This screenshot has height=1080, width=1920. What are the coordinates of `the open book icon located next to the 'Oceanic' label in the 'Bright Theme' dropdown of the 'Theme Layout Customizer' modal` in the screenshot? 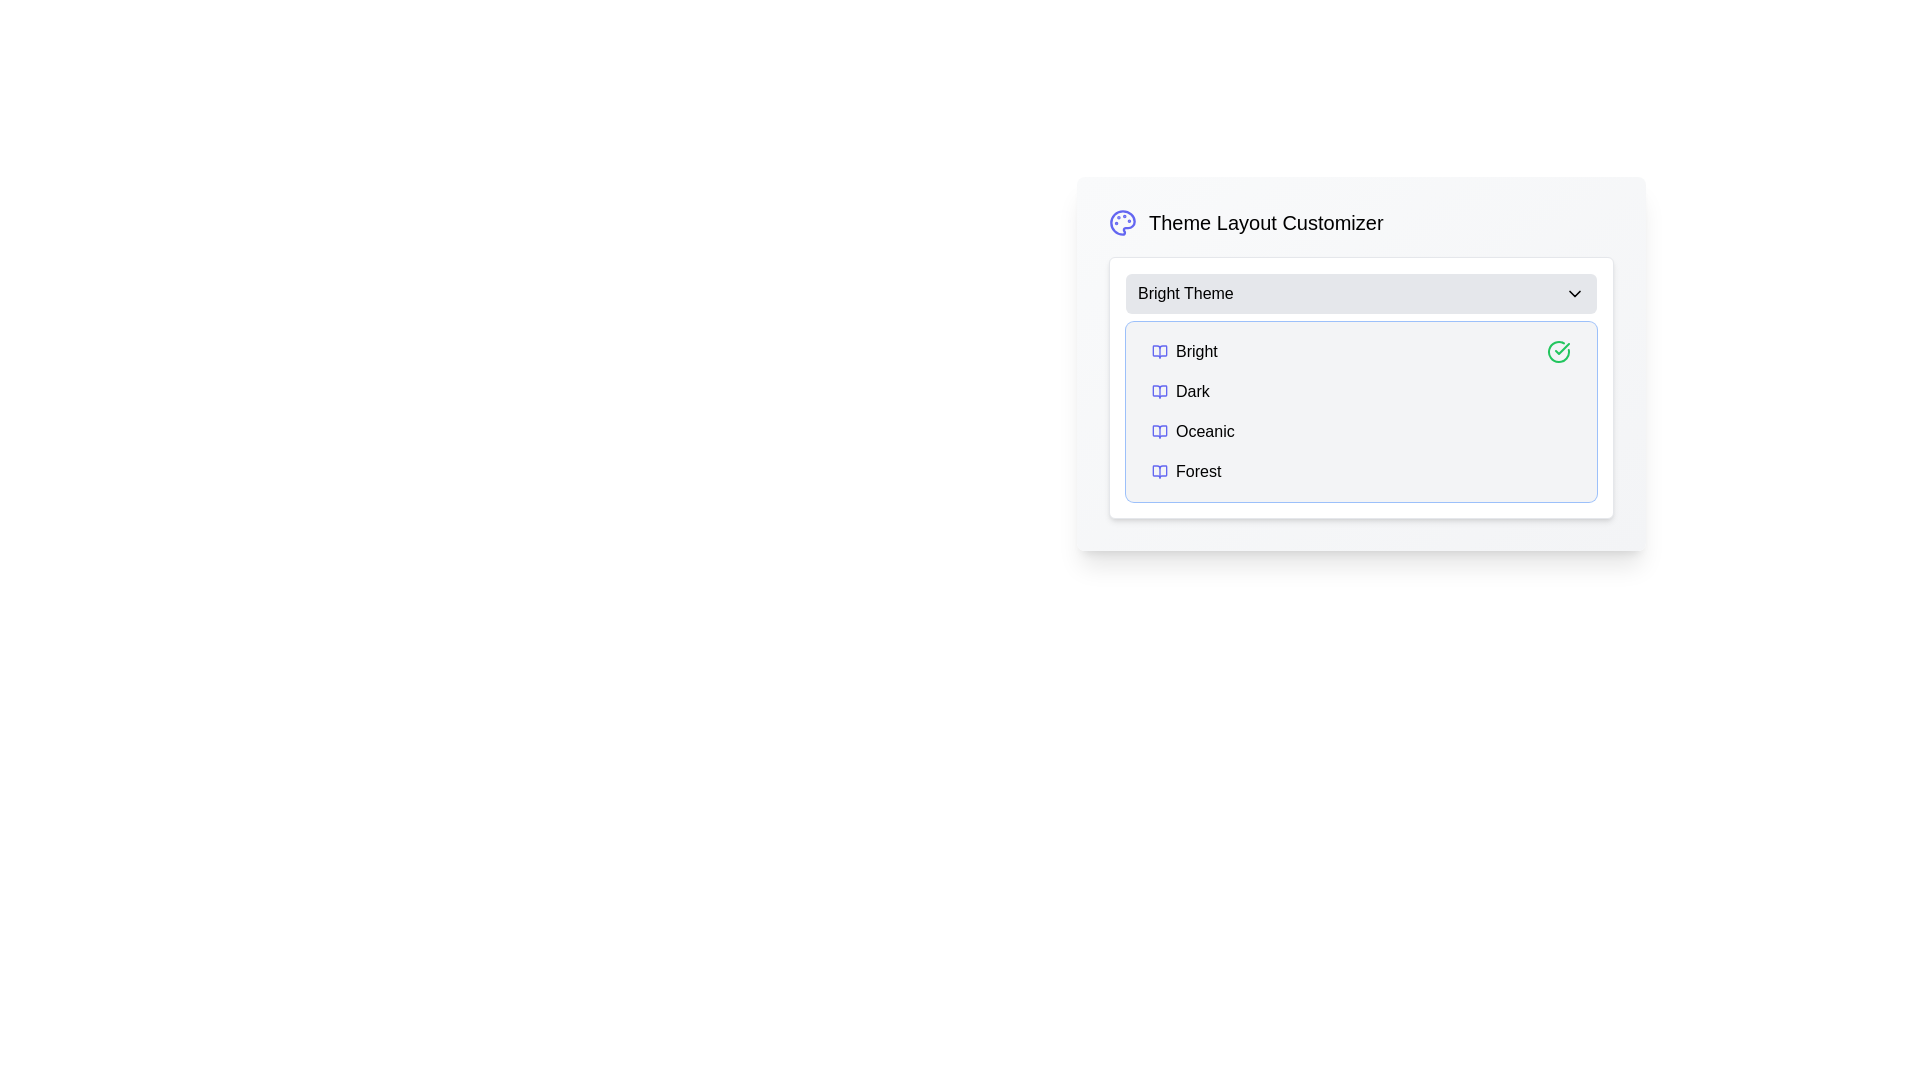 It's located at (1160, 431).